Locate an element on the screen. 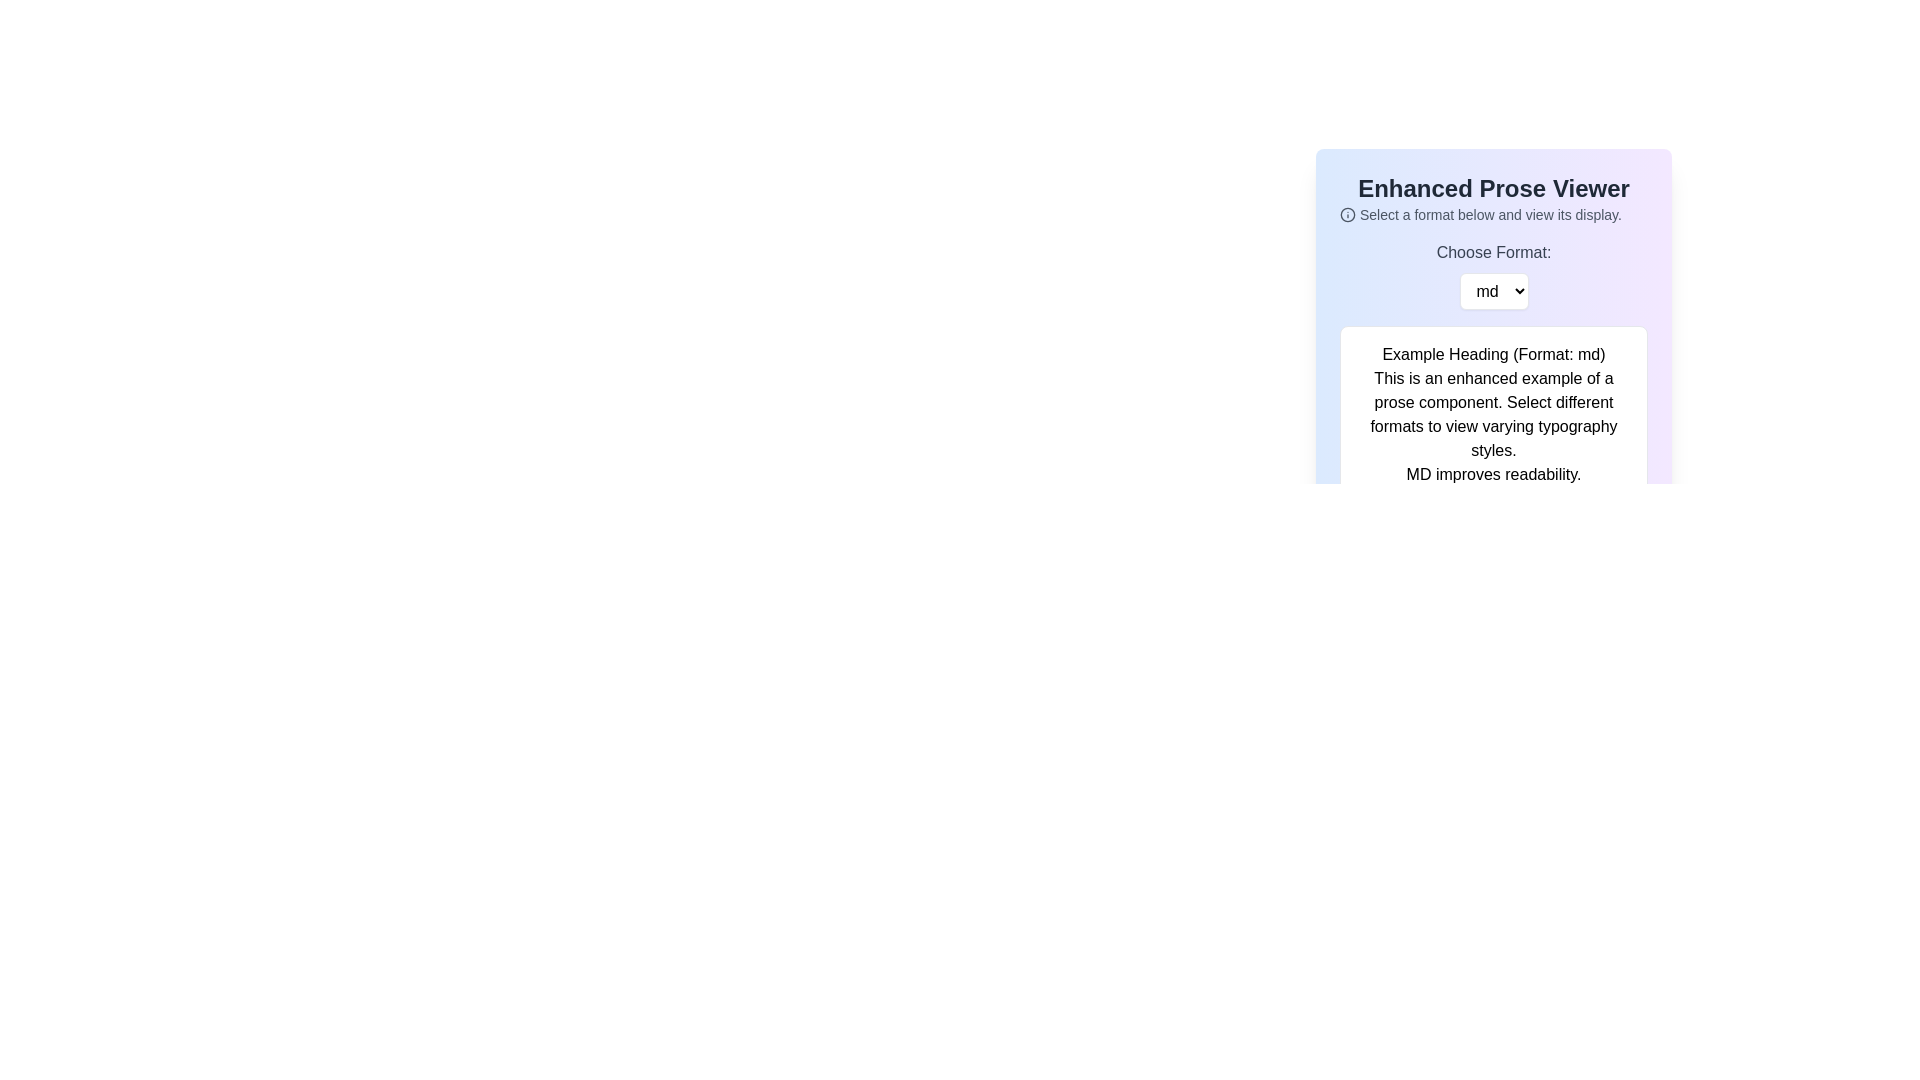 The image size is (1920, 1080). the text content of the heading that reads 'Example Heading (Format: md)', which is prominently styled and located at the top of a card interface with rounded corners is located at coordinates (1493, 353).